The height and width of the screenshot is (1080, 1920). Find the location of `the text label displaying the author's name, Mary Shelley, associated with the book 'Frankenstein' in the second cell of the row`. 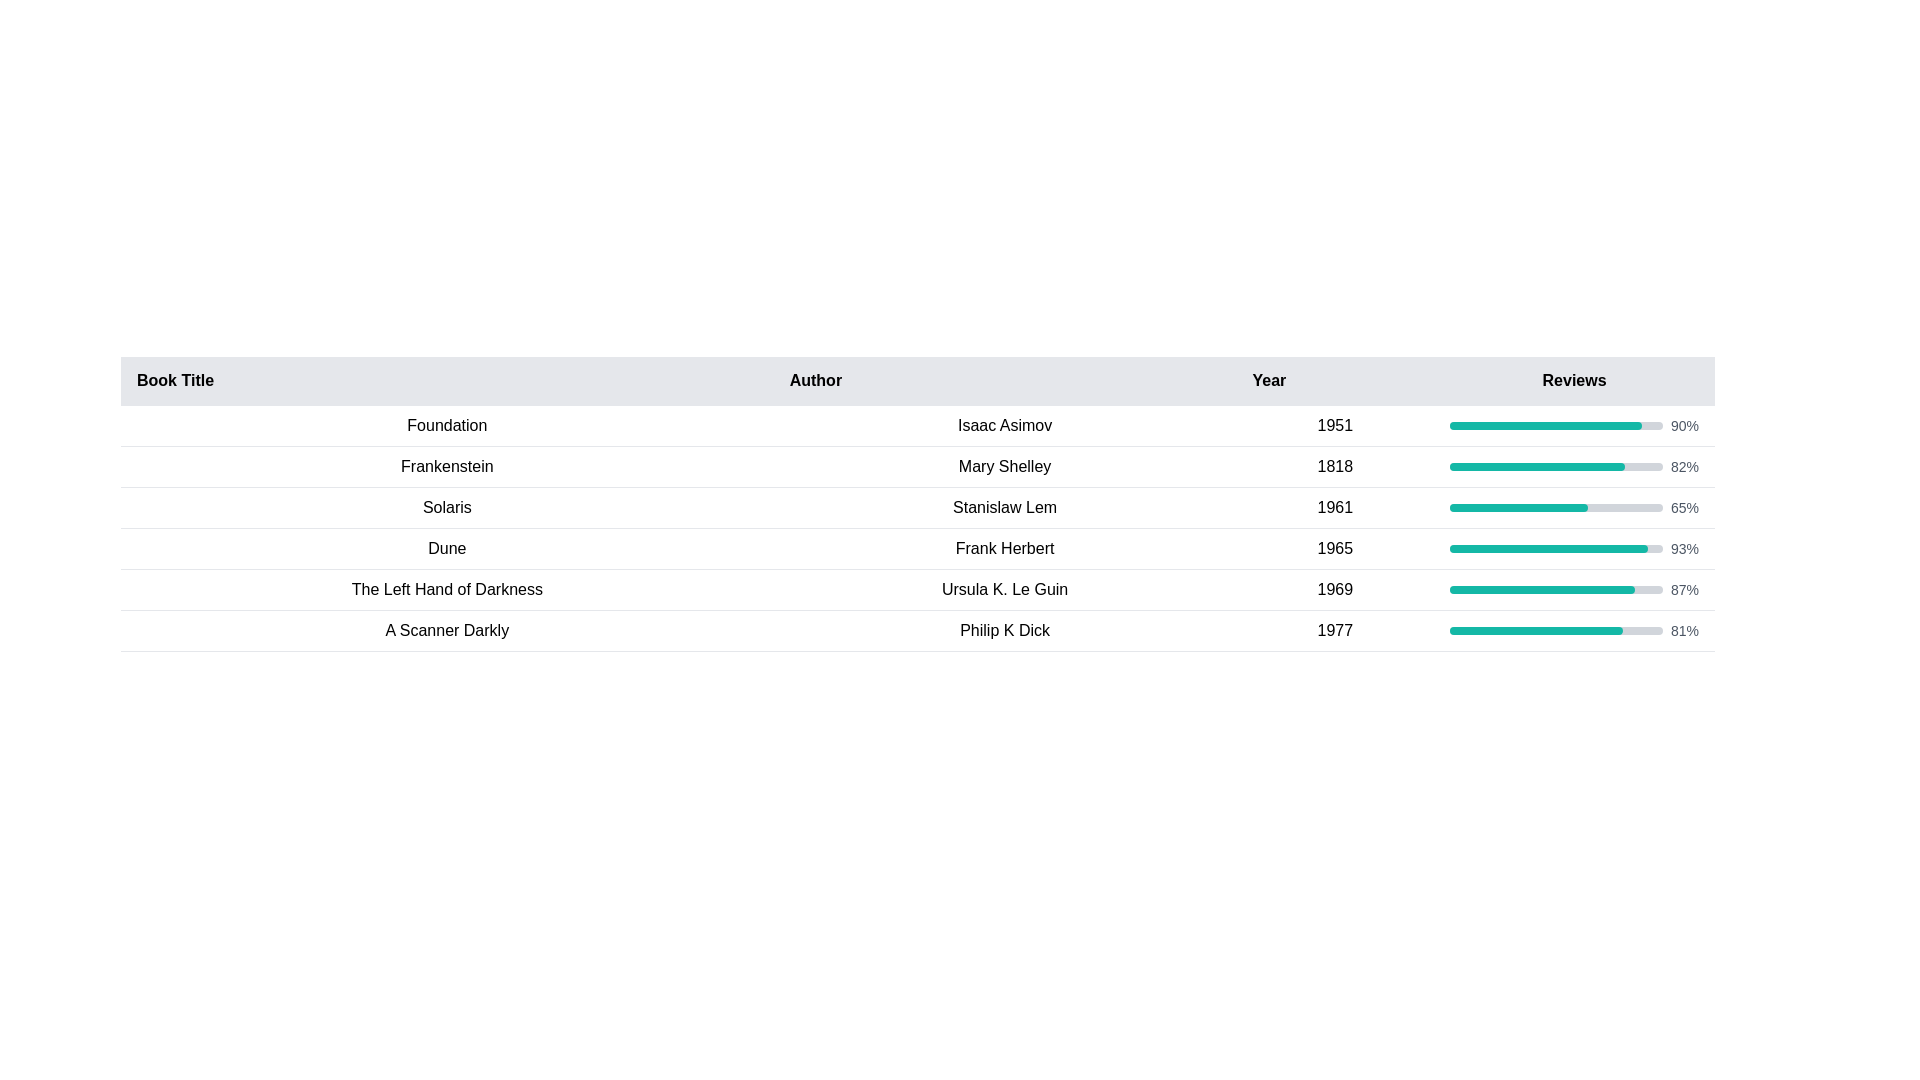

the text label displaying the author's name, Mary Shelley, associated with the book 'Frankenstein' in the second cell of the row is located at coordinates (1005, 466).